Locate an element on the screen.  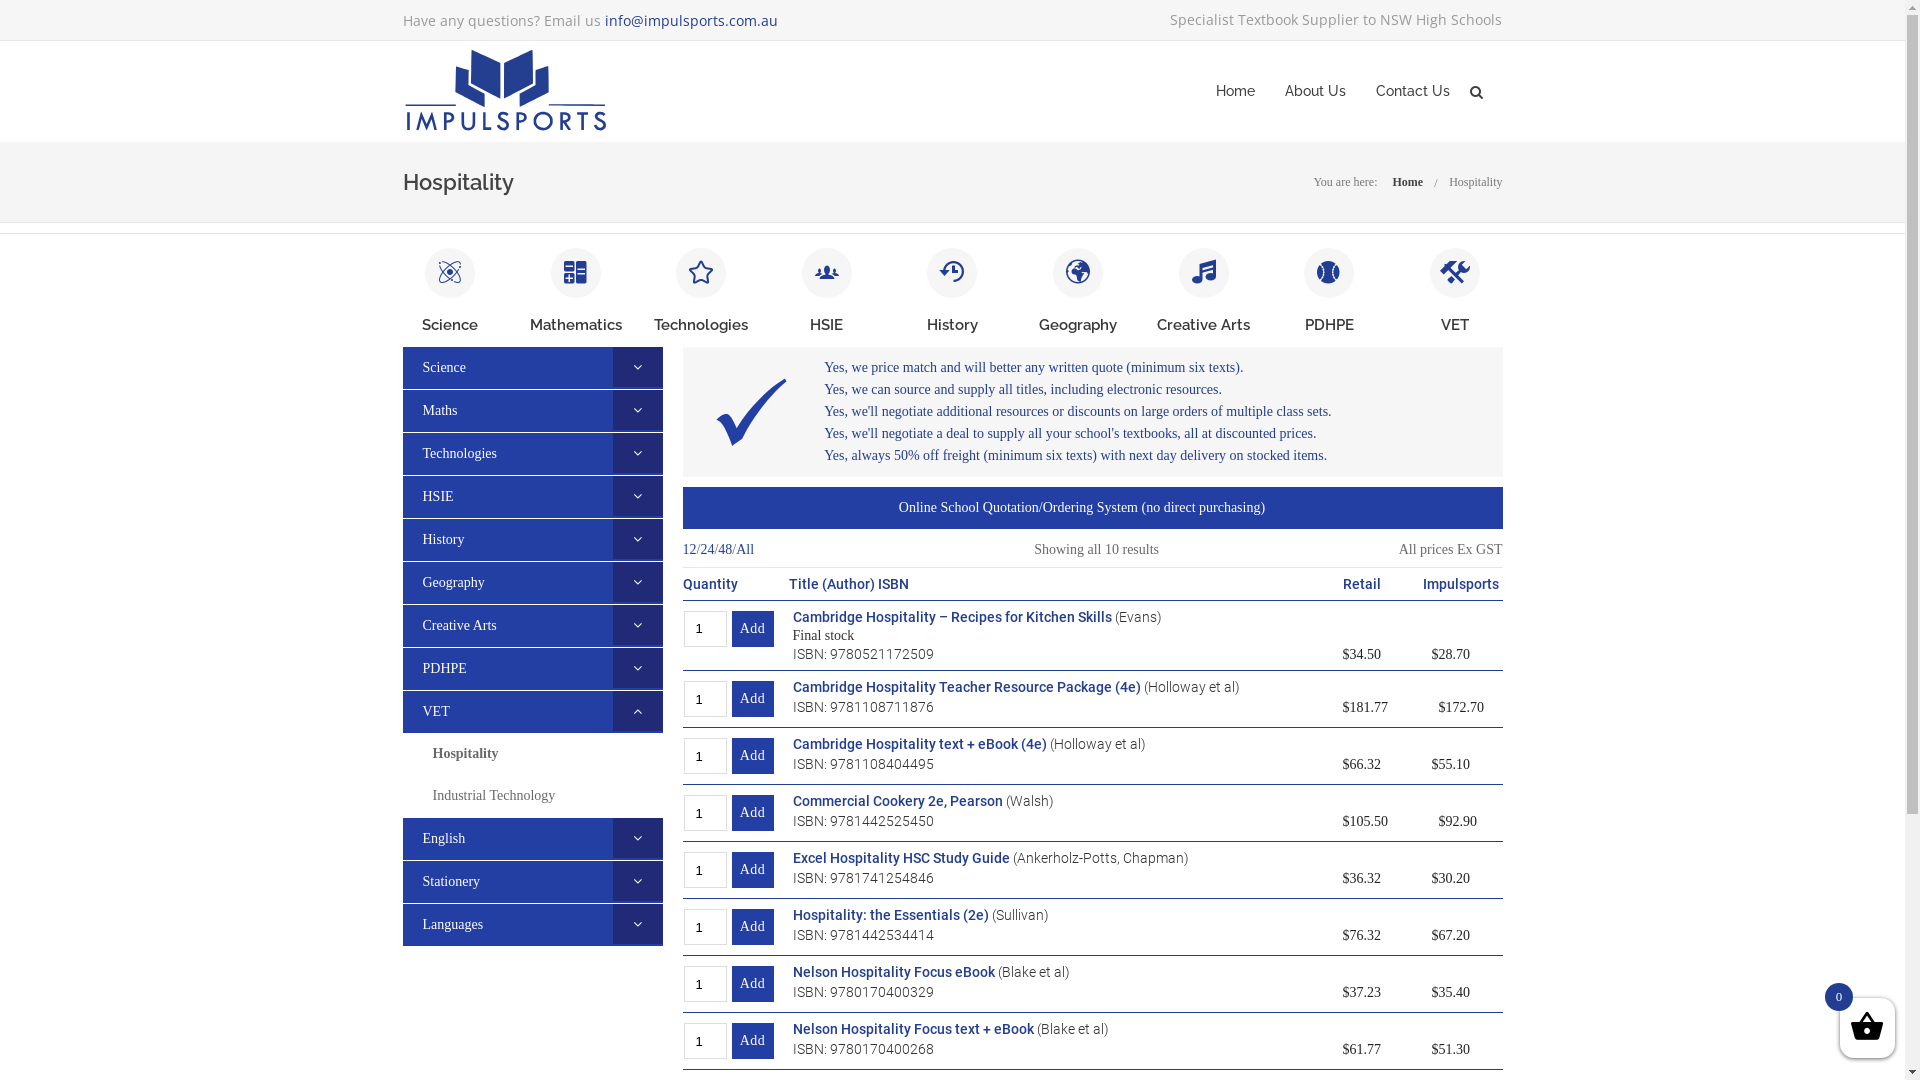
'Mathematics' is located at coordinates (529, 323).